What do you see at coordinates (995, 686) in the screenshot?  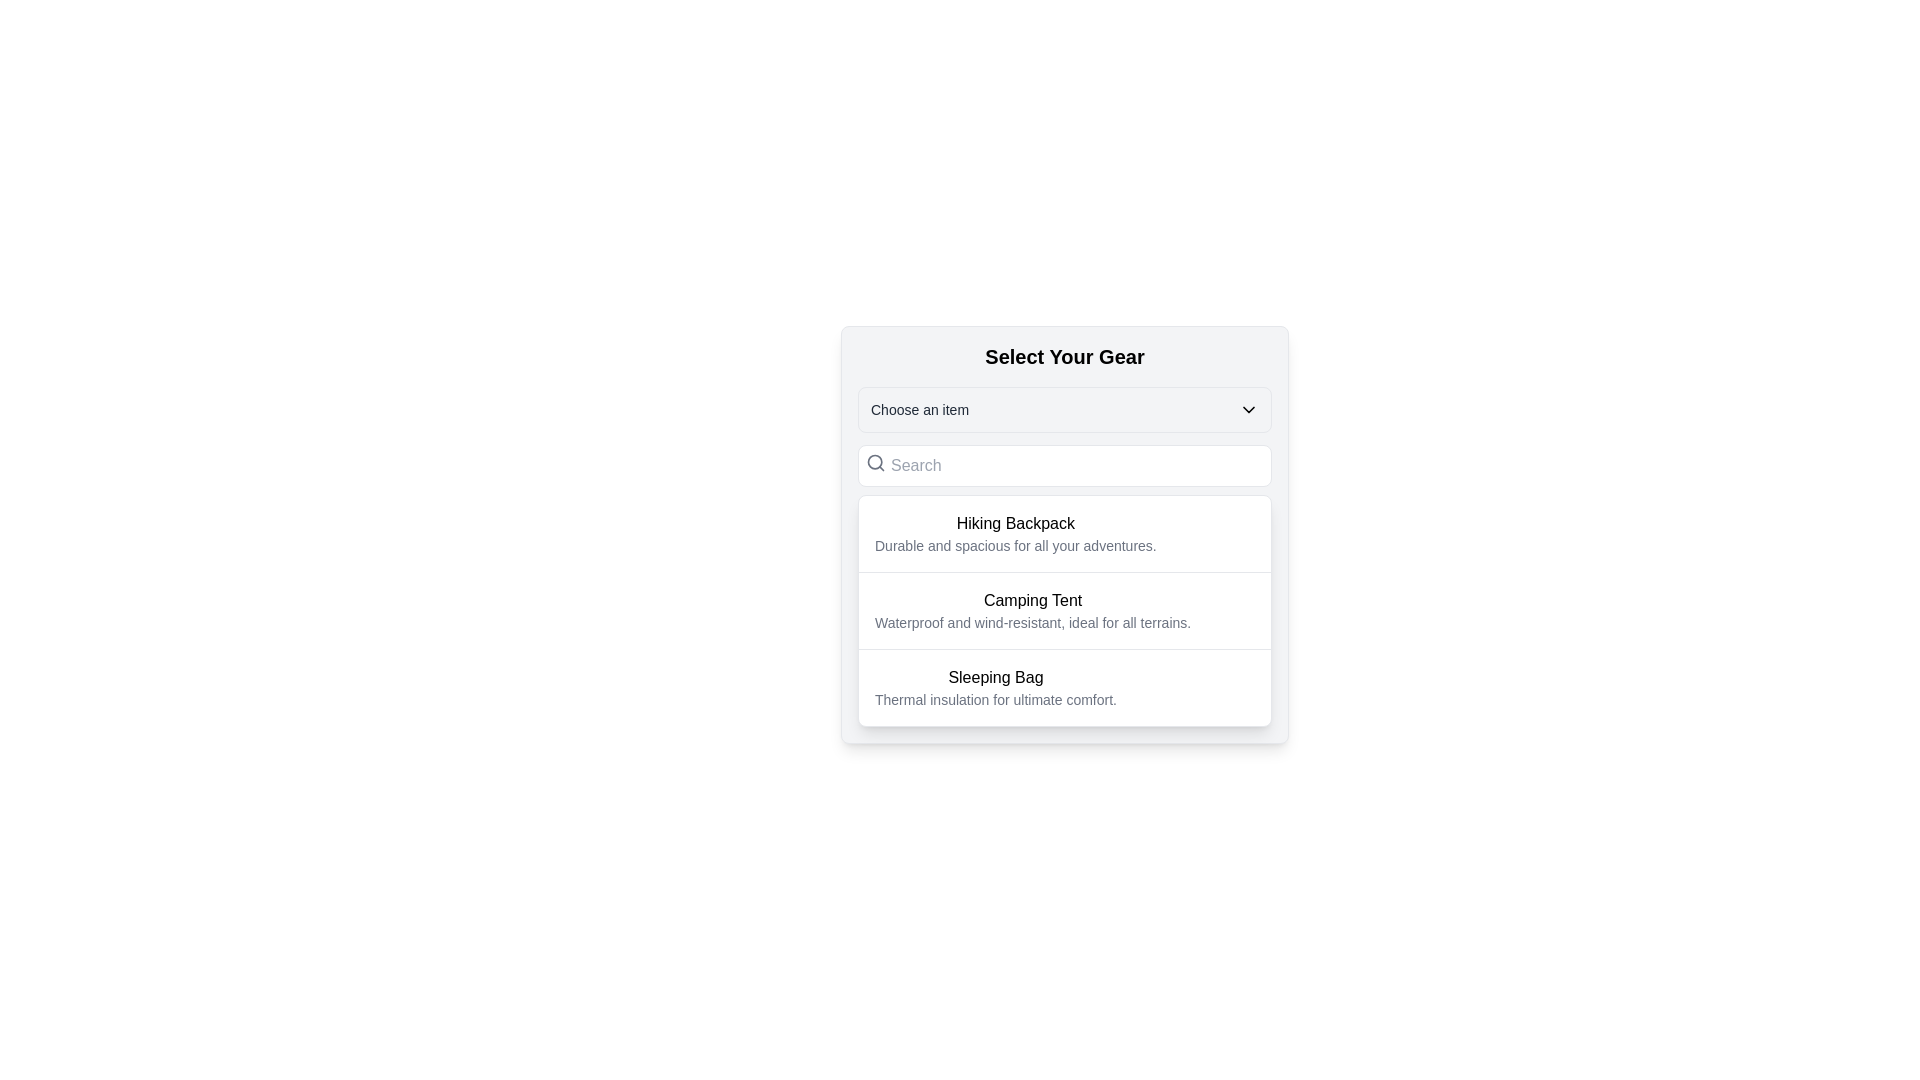 I see `the selectable list item titled 'Sleeping Bag' for keyboard navigation` at bounding box center [995, 686].